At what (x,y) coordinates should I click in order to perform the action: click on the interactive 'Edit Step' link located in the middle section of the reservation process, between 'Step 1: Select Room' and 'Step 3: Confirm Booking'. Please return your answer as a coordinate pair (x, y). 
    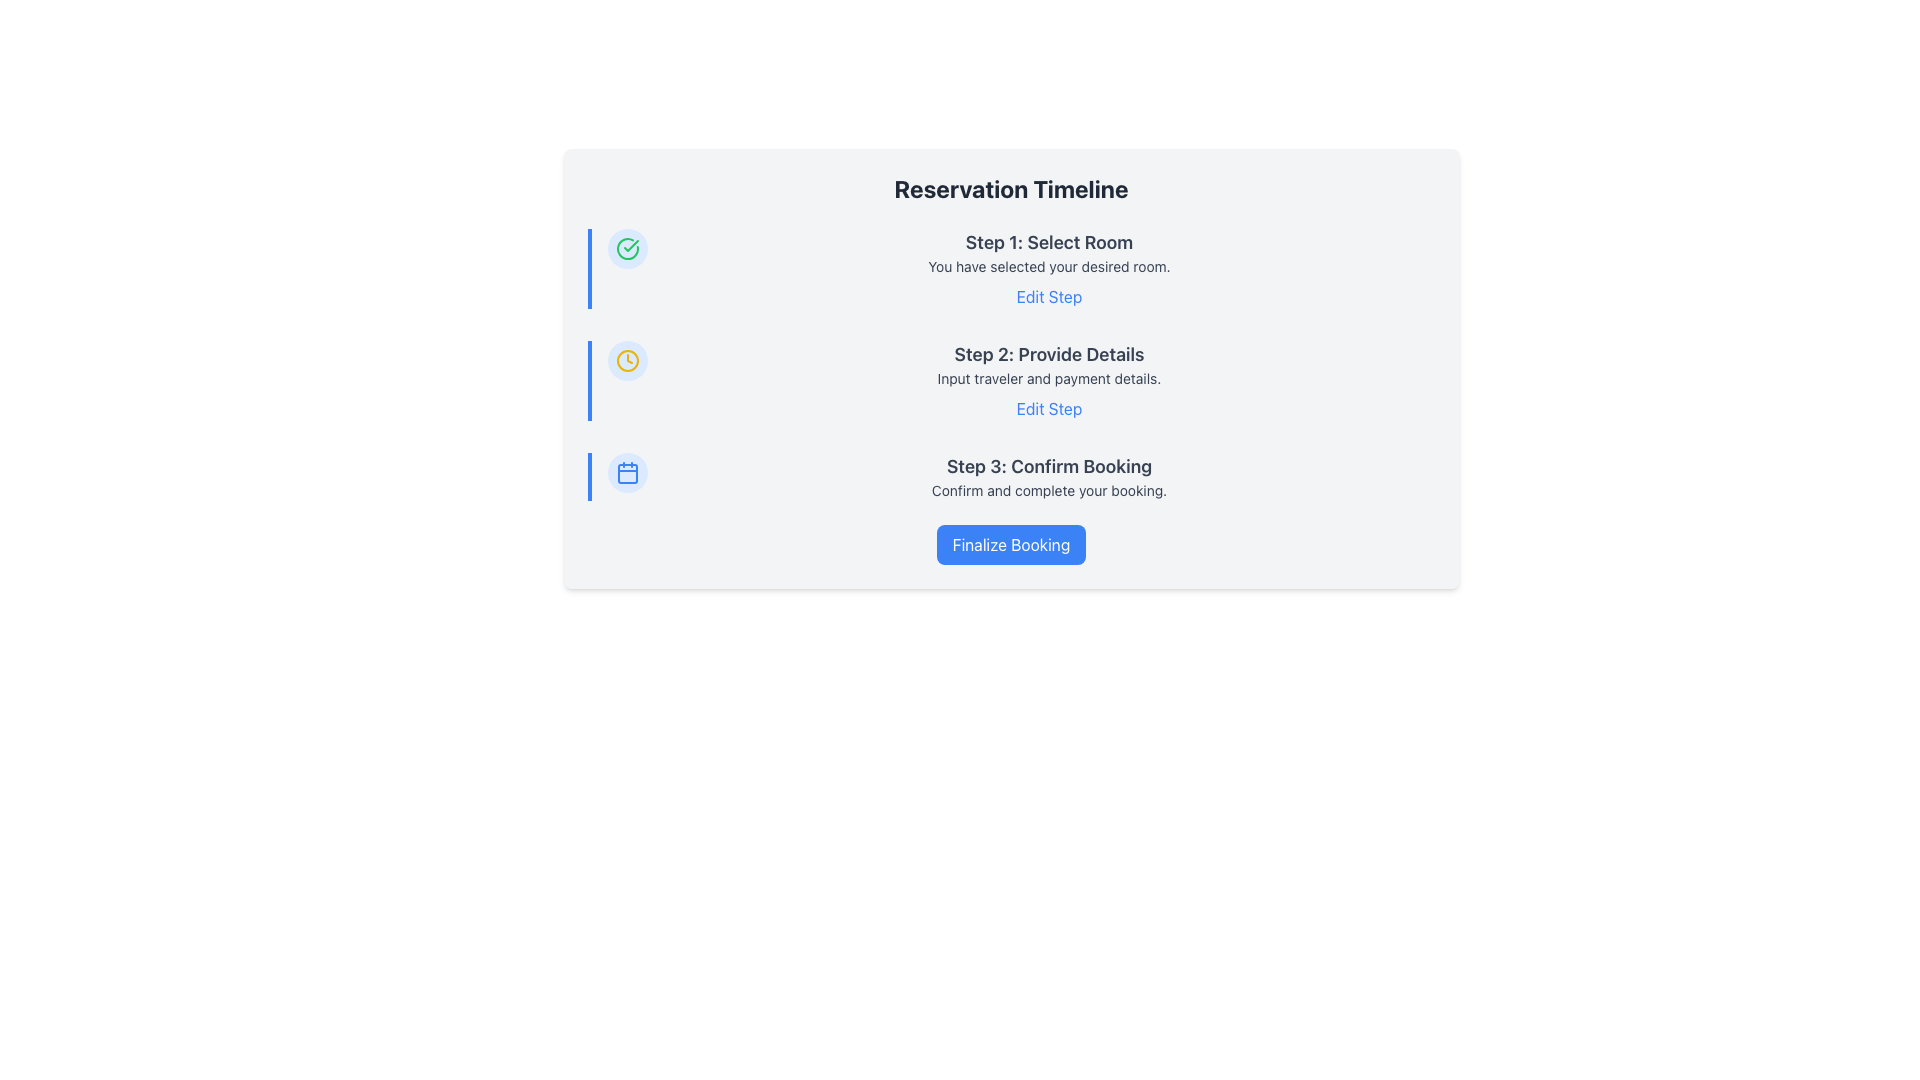
    Looking at the image, I should click on (1048, 381).